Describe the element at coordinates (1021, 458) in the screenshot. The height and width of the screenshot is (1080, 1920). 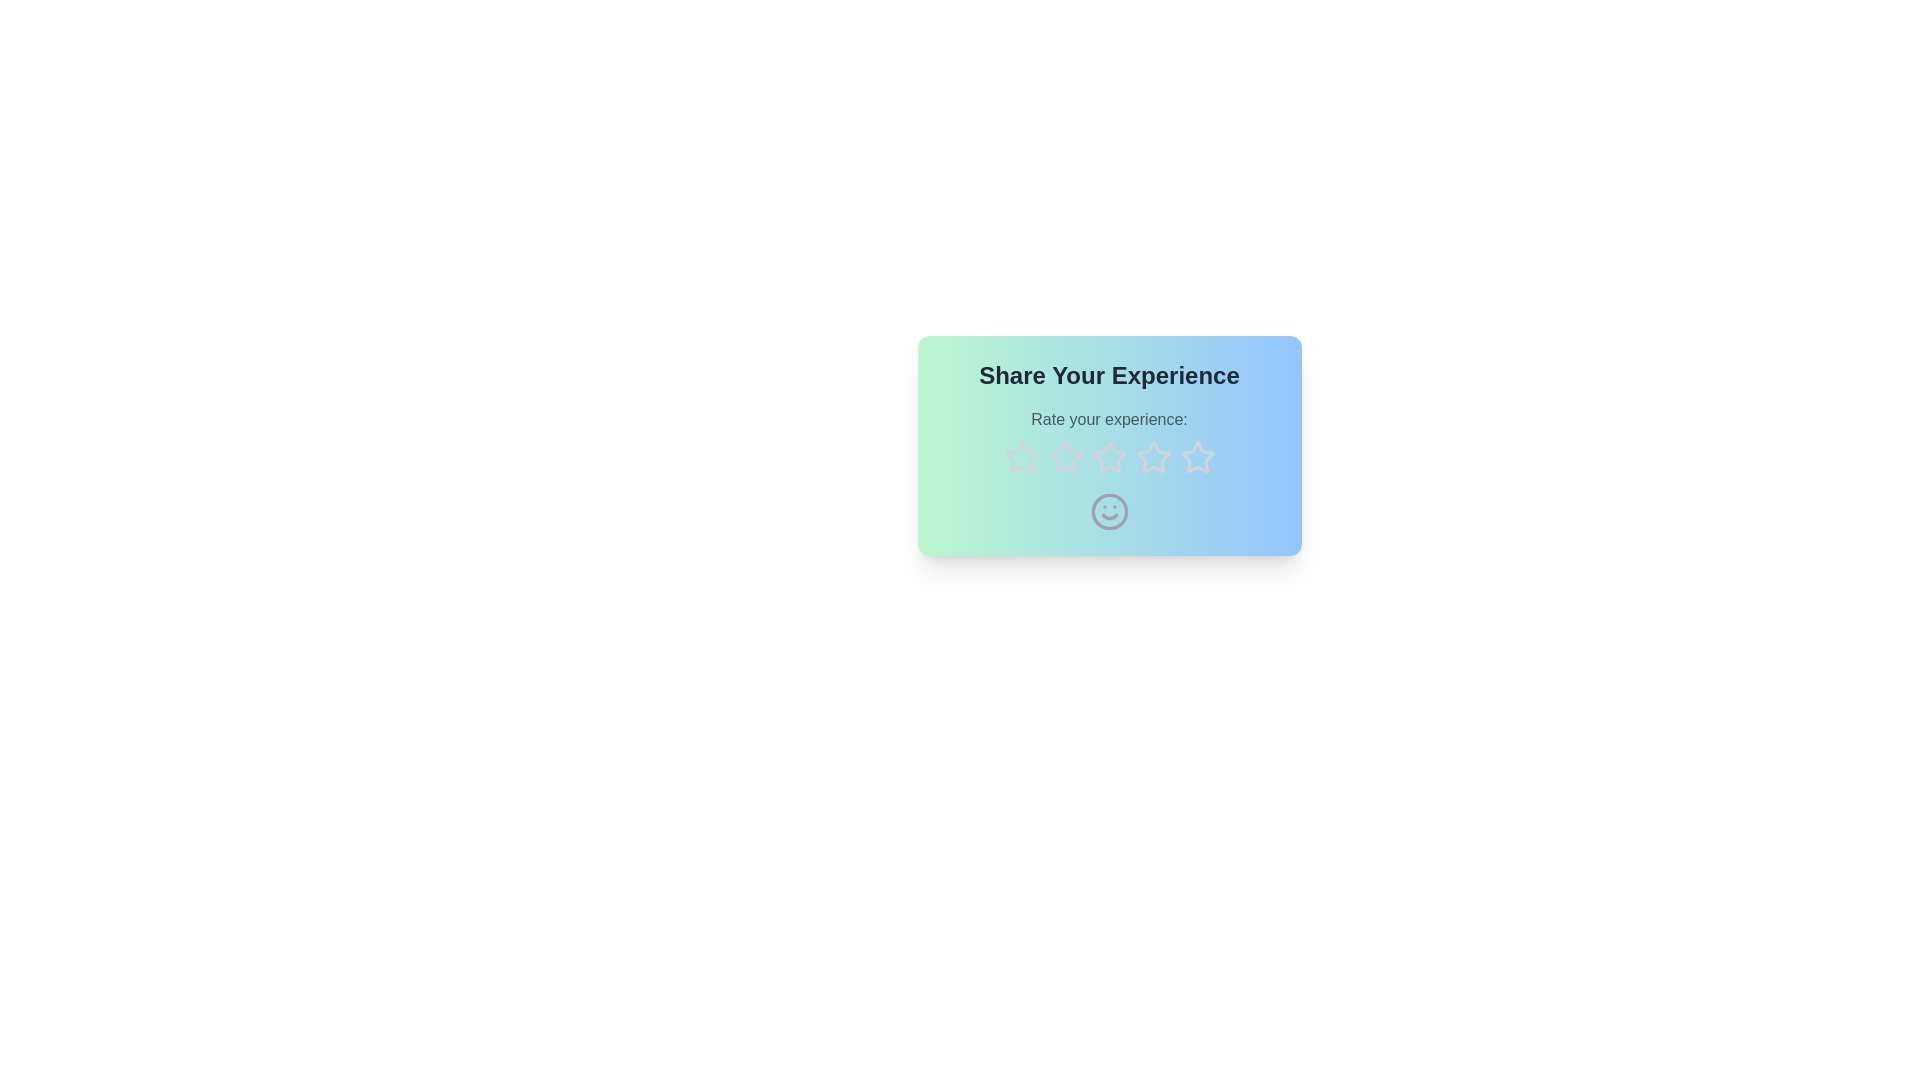
I see `the star corresponding to 1 to preview the rating` at that location.